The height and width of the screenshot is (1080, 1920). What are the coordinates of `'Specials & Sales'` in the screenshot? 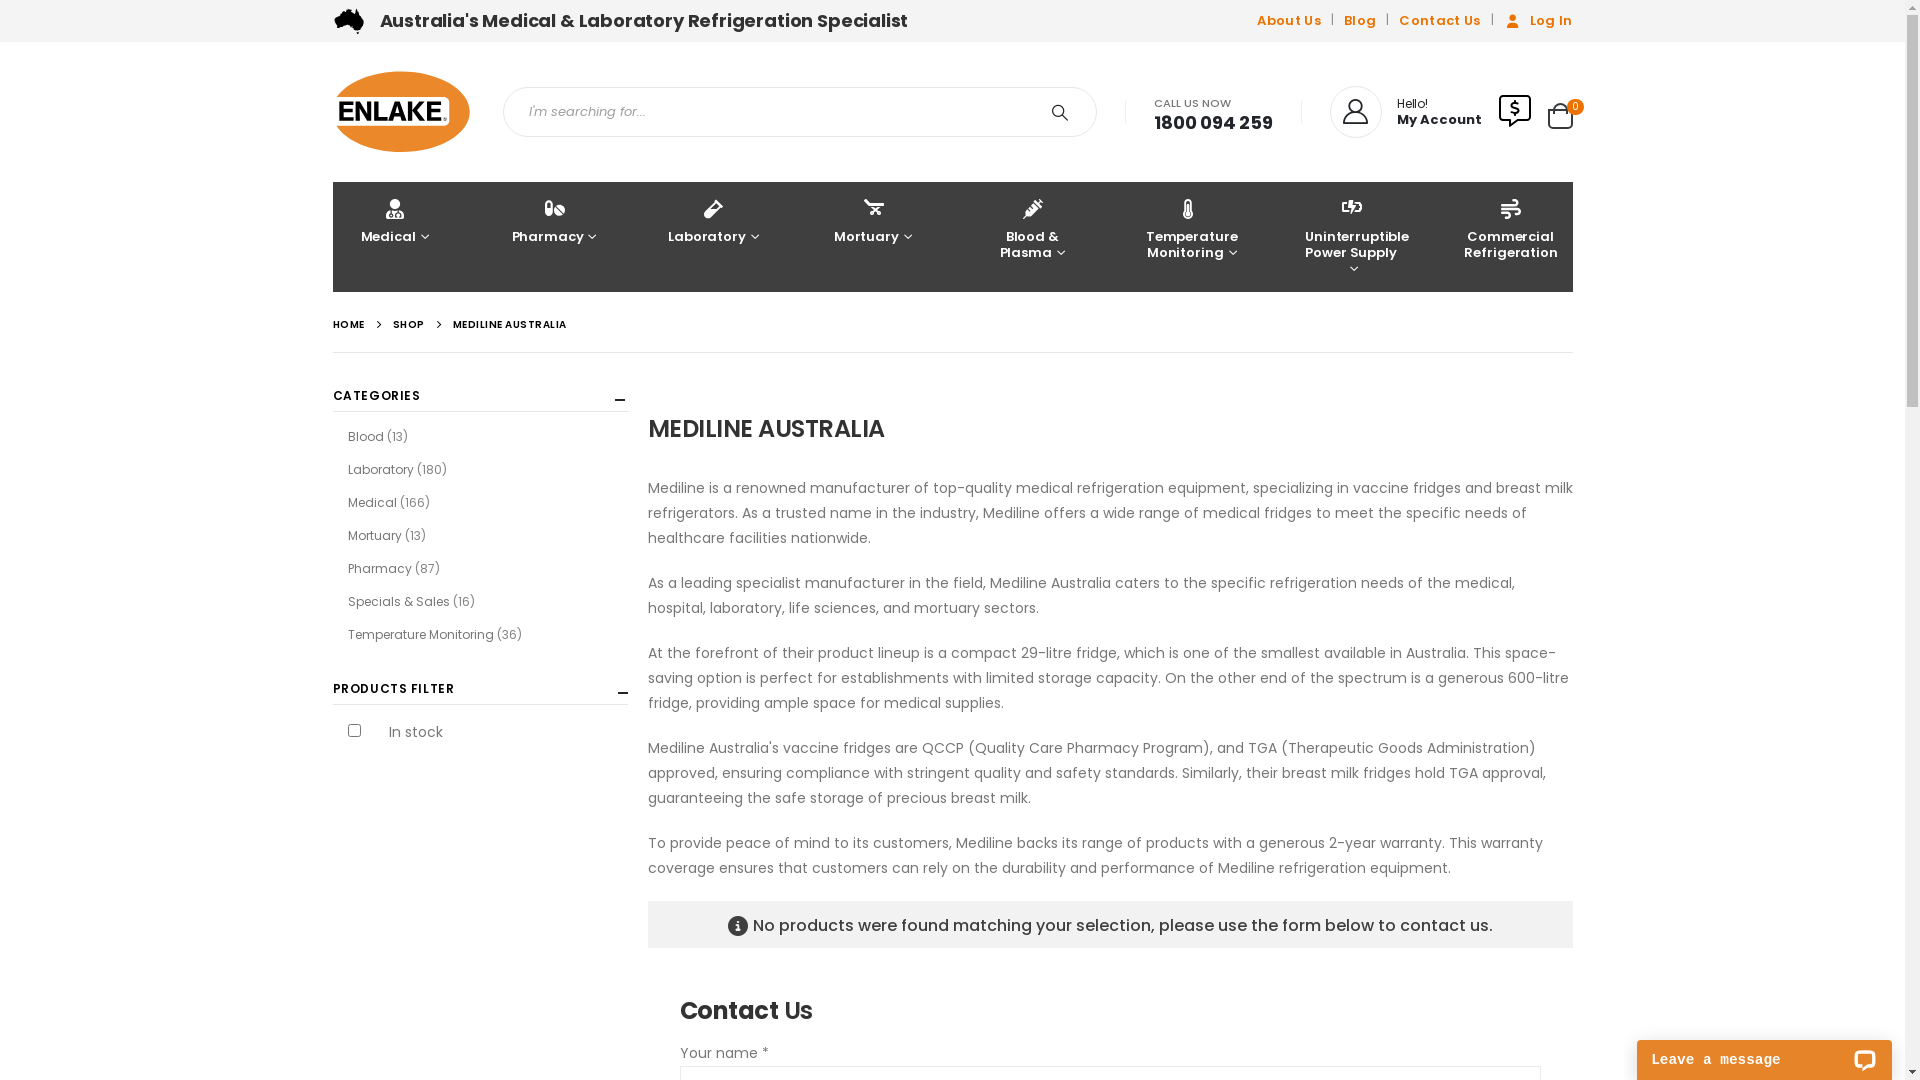 It's located at (347, 600).